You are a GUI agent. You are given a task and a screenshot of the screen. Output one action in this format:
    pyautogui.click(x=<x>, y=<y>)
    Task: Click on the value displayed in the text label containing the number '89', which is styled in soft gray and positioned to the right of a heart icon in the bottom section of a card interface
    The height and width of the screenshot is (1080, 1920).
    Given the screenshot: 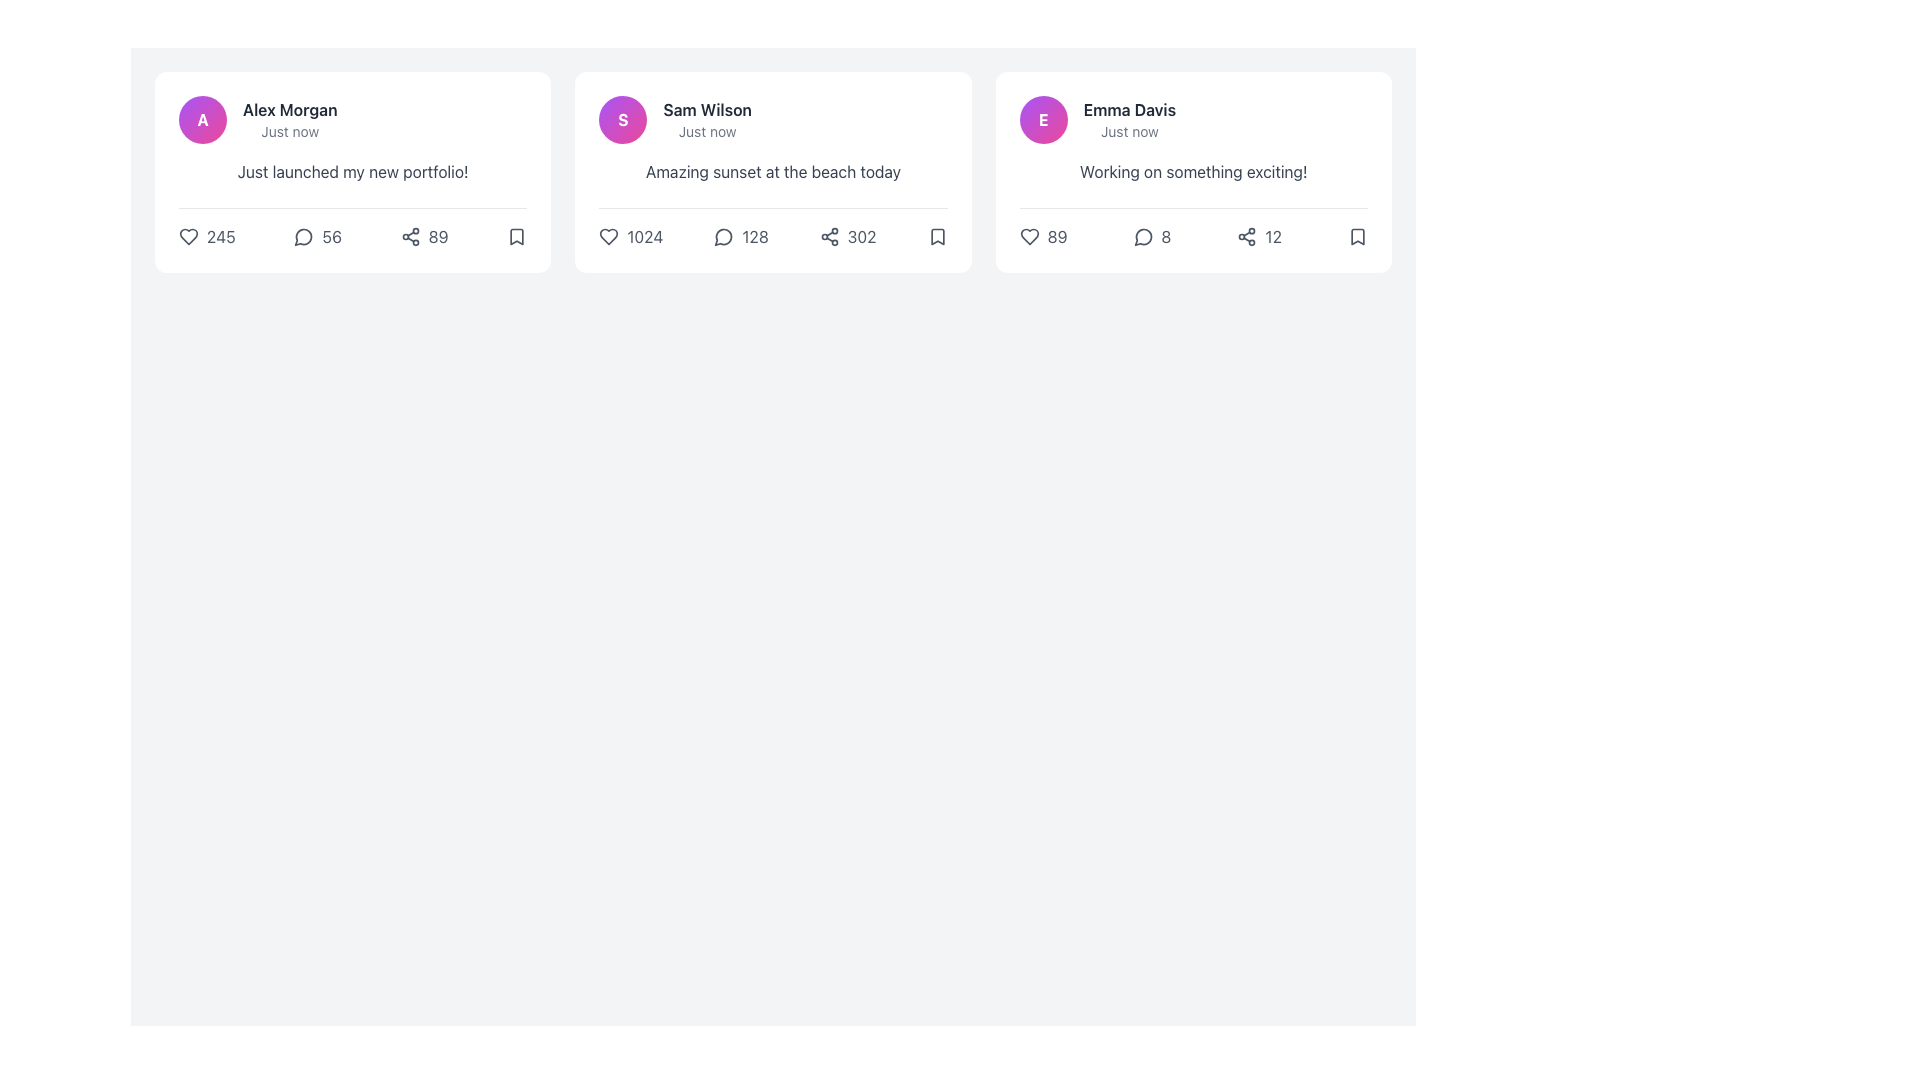 What is the action you would take?
    pyautogui.click(x=1056, y=235)
    